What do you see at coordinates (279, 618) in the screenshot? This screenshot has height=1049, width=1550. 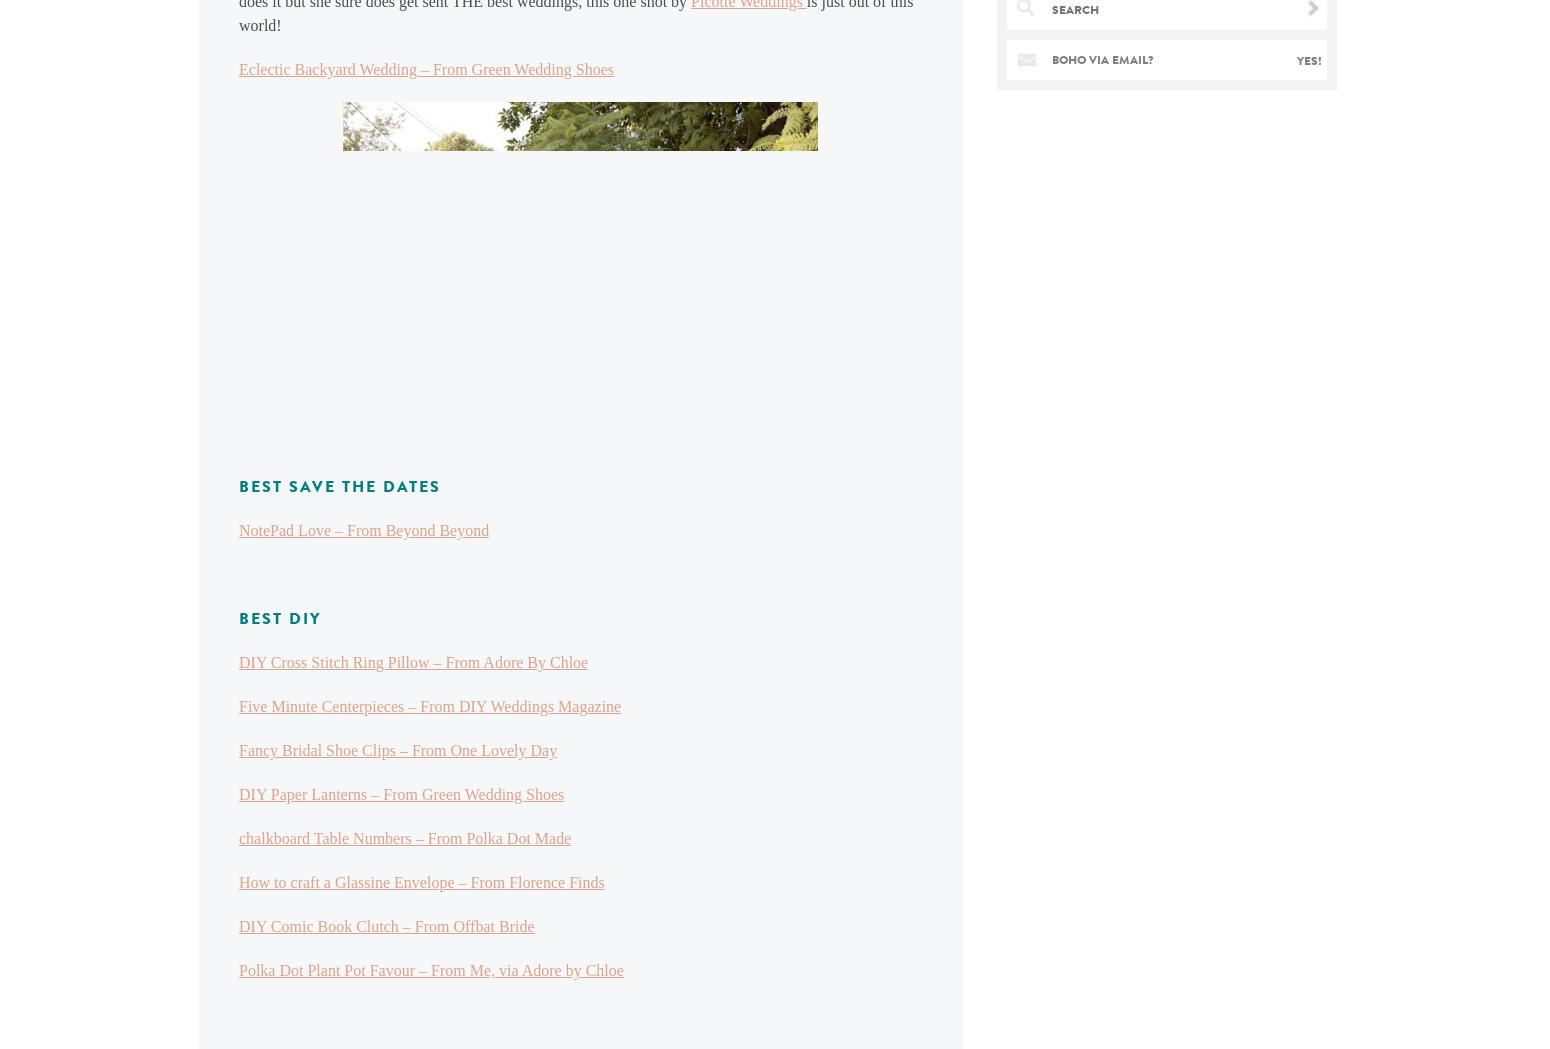 I see `'Best DIY'` at bounding box center [279, 618].